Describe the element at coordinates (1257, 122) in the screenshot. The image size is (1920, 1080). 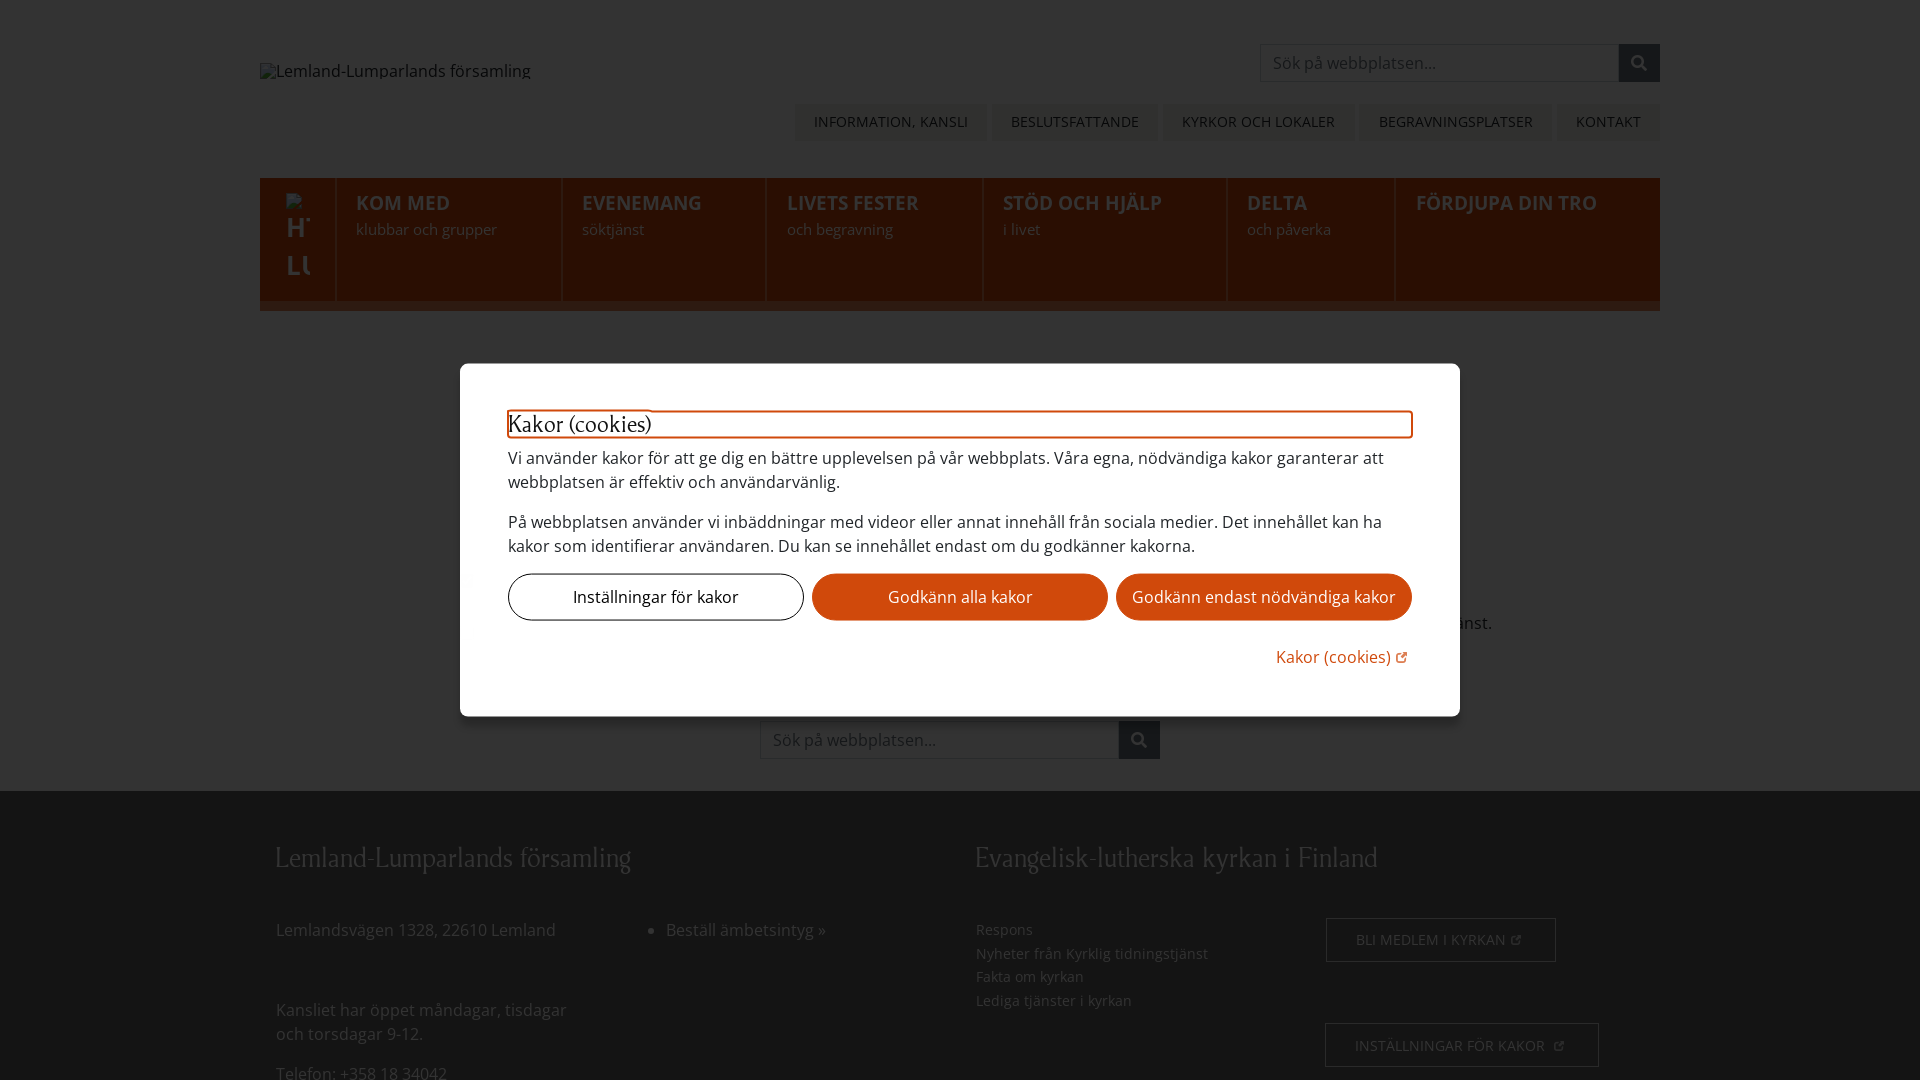
I see `'KYRKOR OCH LOKALER'` at that location.